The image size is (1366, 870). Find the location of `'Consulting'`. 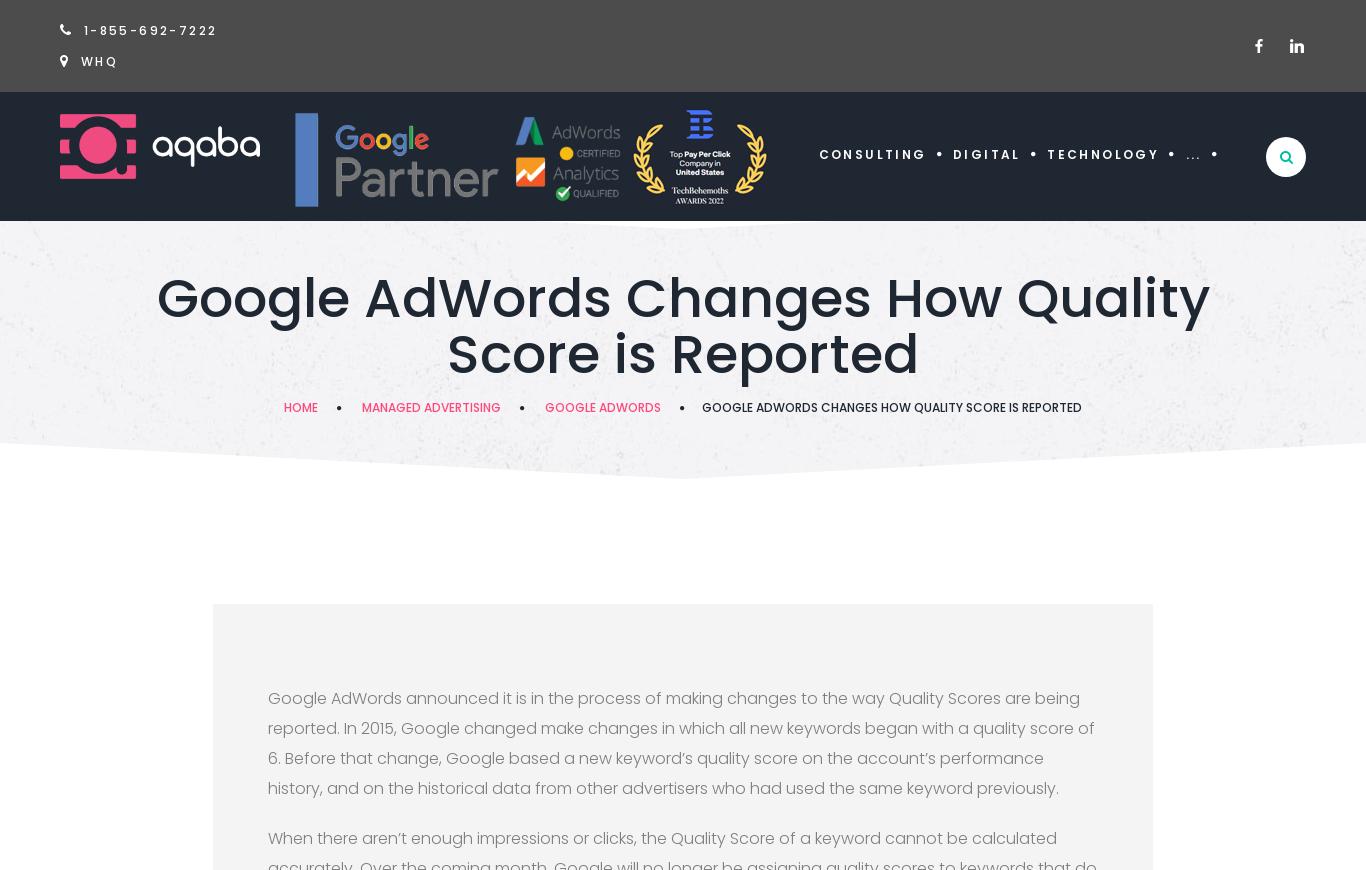

'Consulting' is located at coordinates (871, 153).